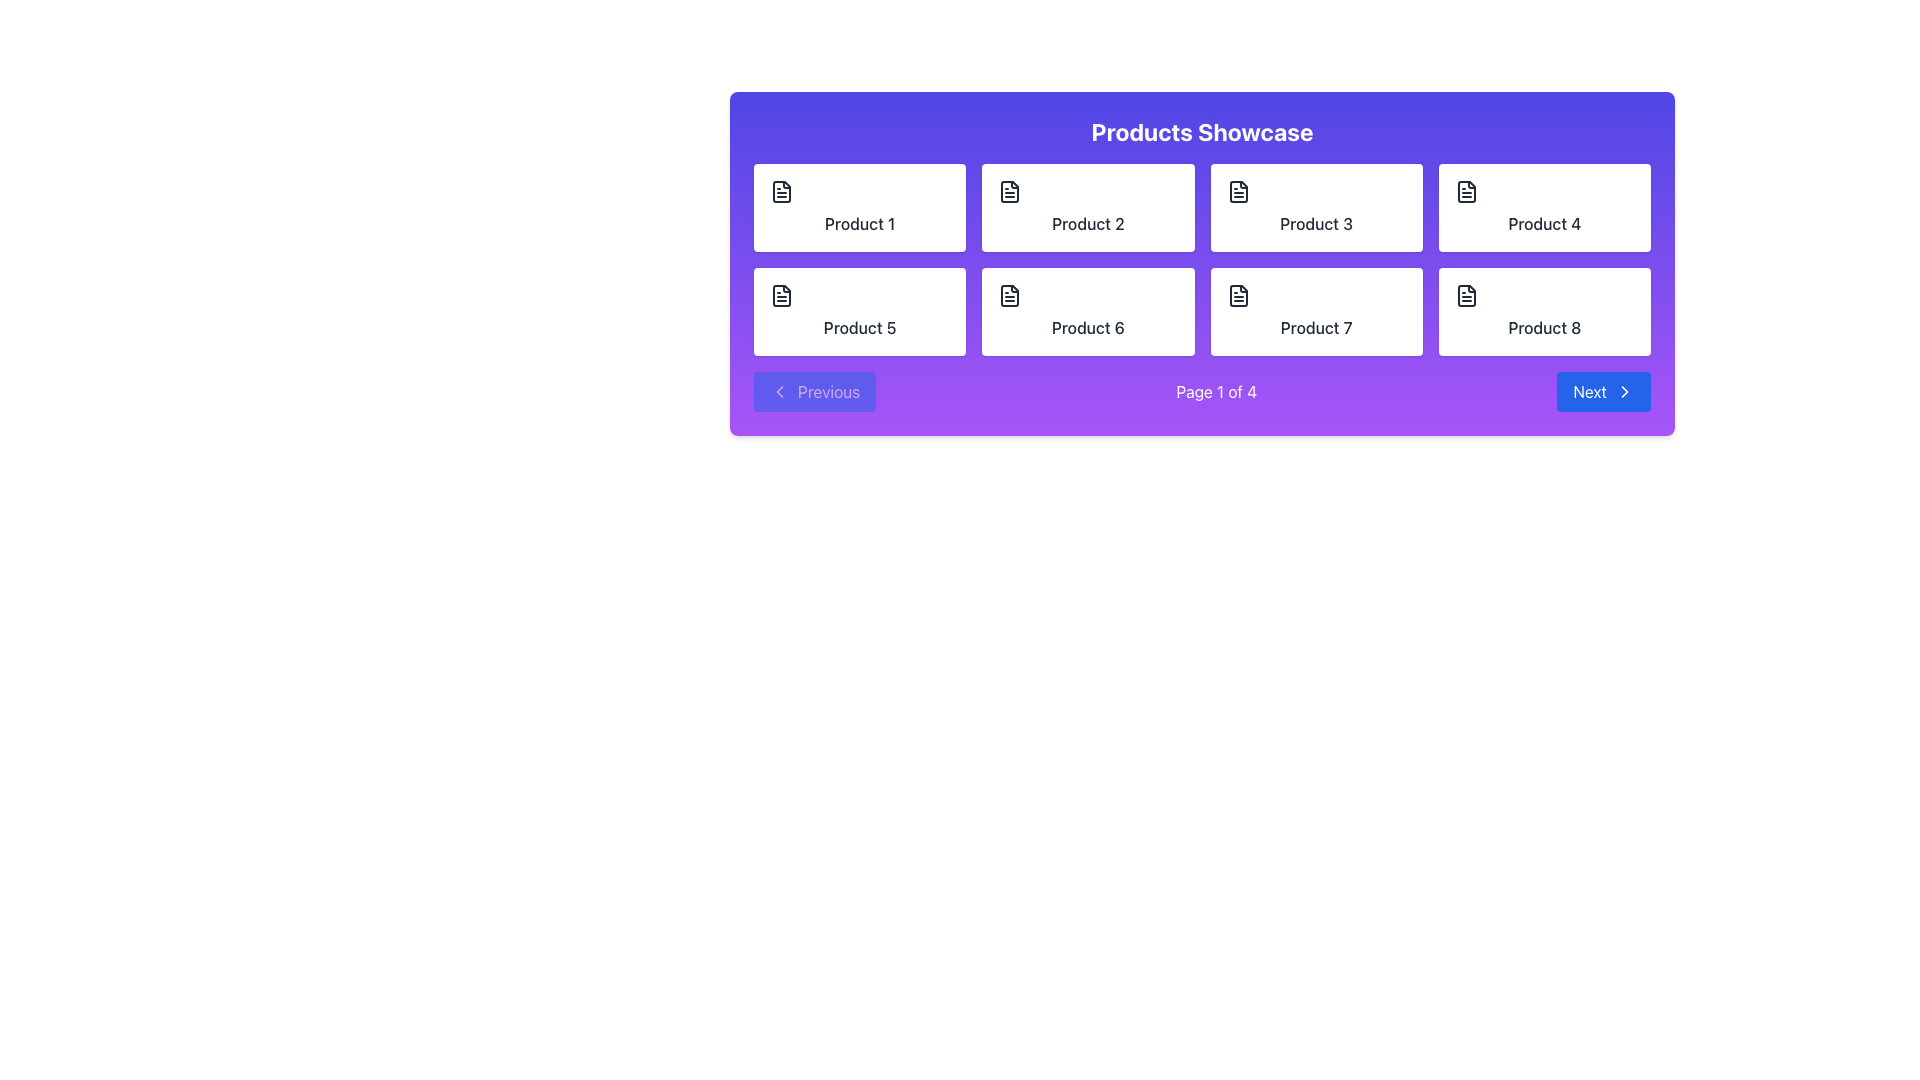 Image resolution: width=1920 pixels, height=1080 pixels. Describe the element at coordinates (1087, 223) in the screenshot. I see `the text label that serves as the title for the second product card` at that location.